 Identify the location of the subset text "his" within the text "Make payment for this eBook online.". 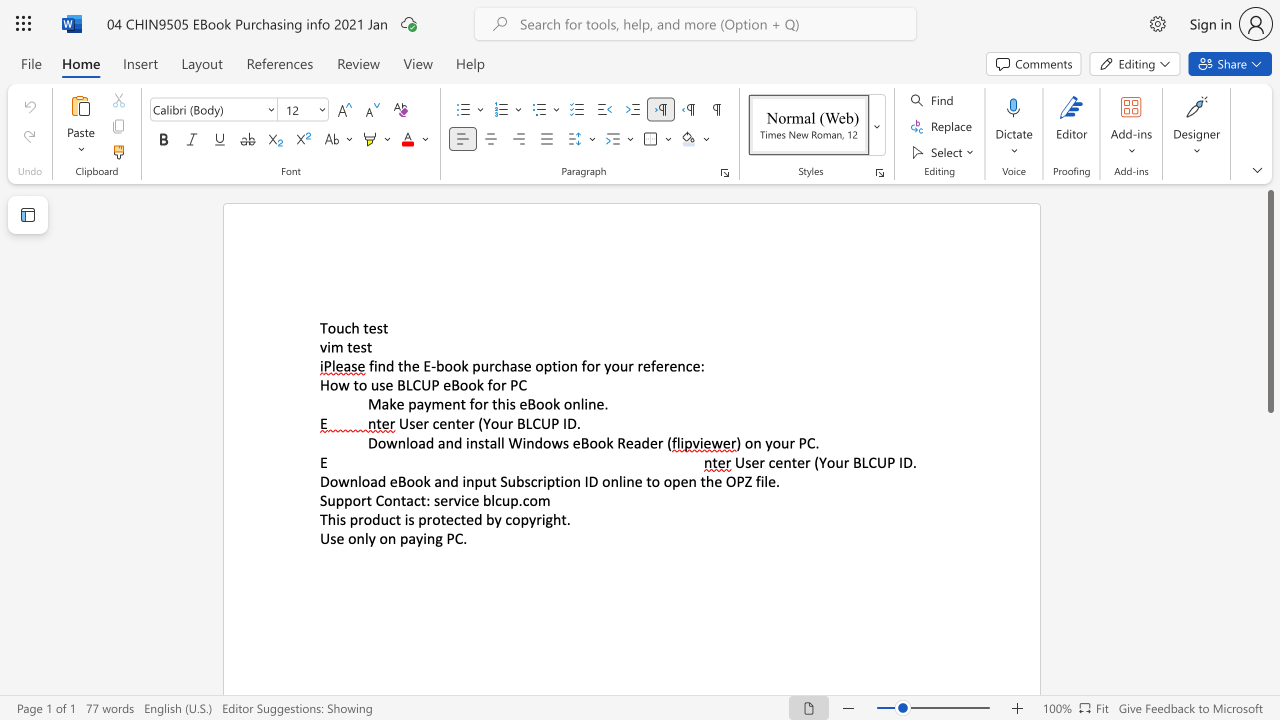
(497, 404).